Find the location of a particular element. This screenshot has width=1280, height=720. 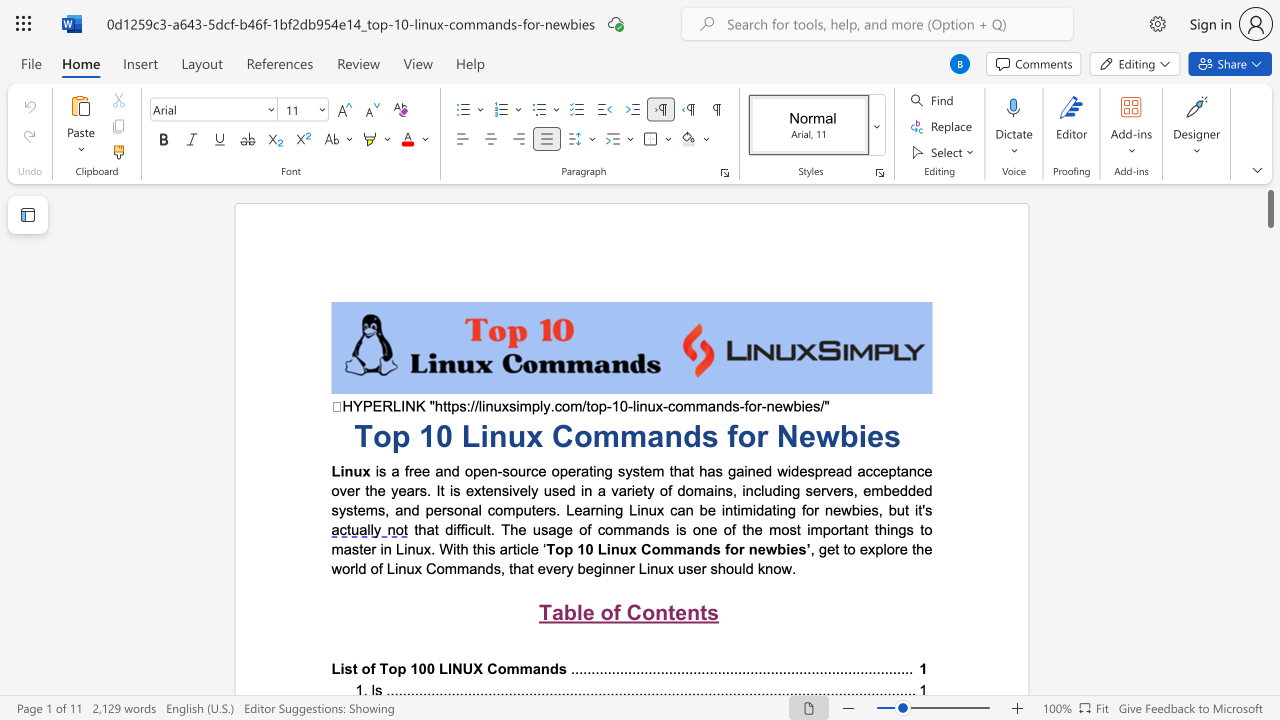

the space between the continuous character "s" and "h" in the text is located at coordinates (718, 568).